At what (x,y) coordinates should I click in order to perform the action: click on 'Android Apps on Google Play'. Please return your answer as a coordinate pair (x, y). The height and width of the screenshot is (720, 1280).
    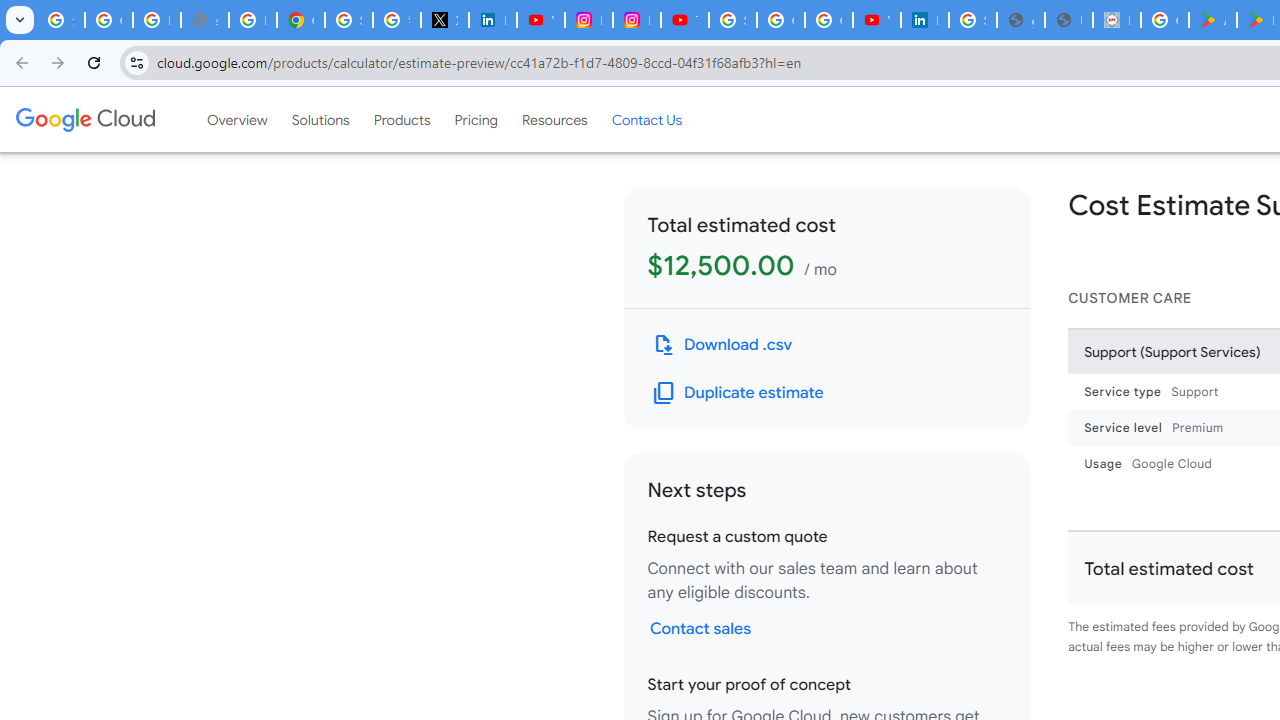
    Looking at the image, I should click on (1211, 20).